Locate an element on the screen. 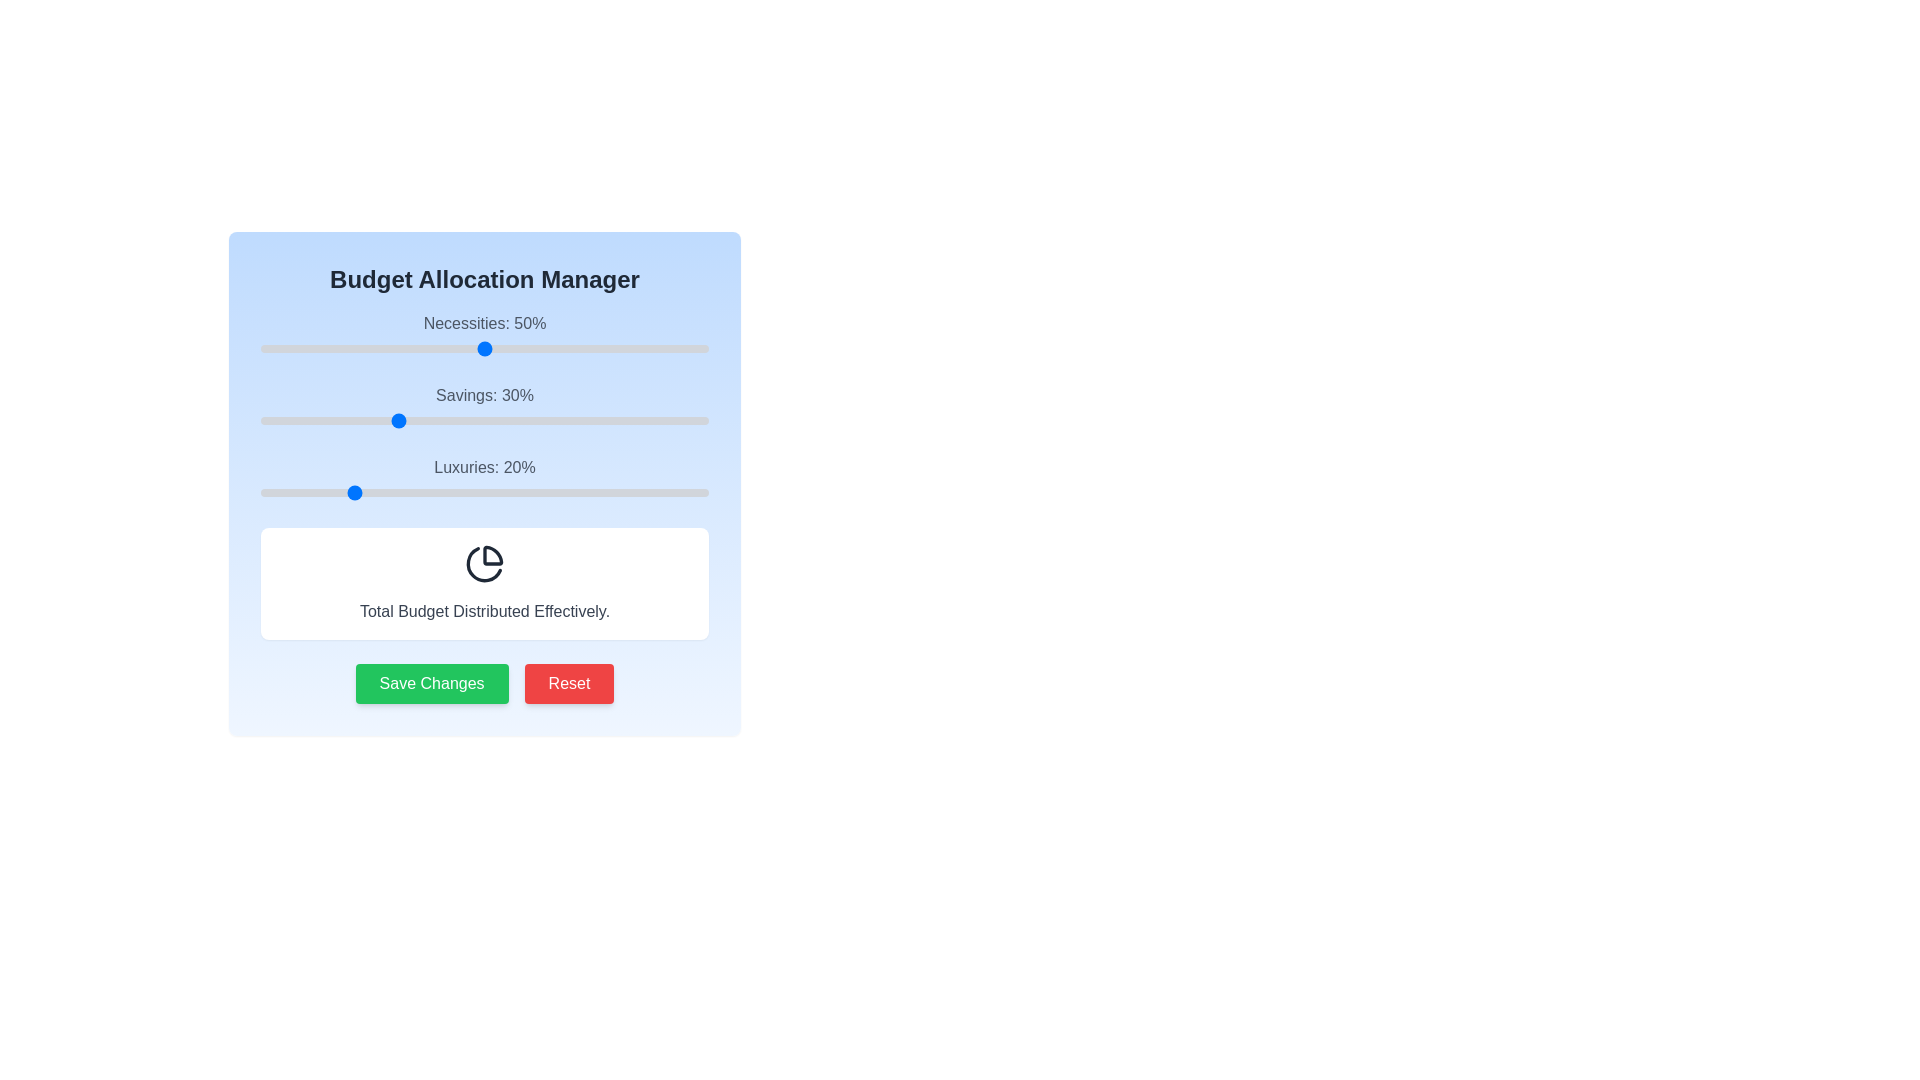 This screenshot has width=1920, height=1080. the savings percentage is located at coordinates (691, 419).